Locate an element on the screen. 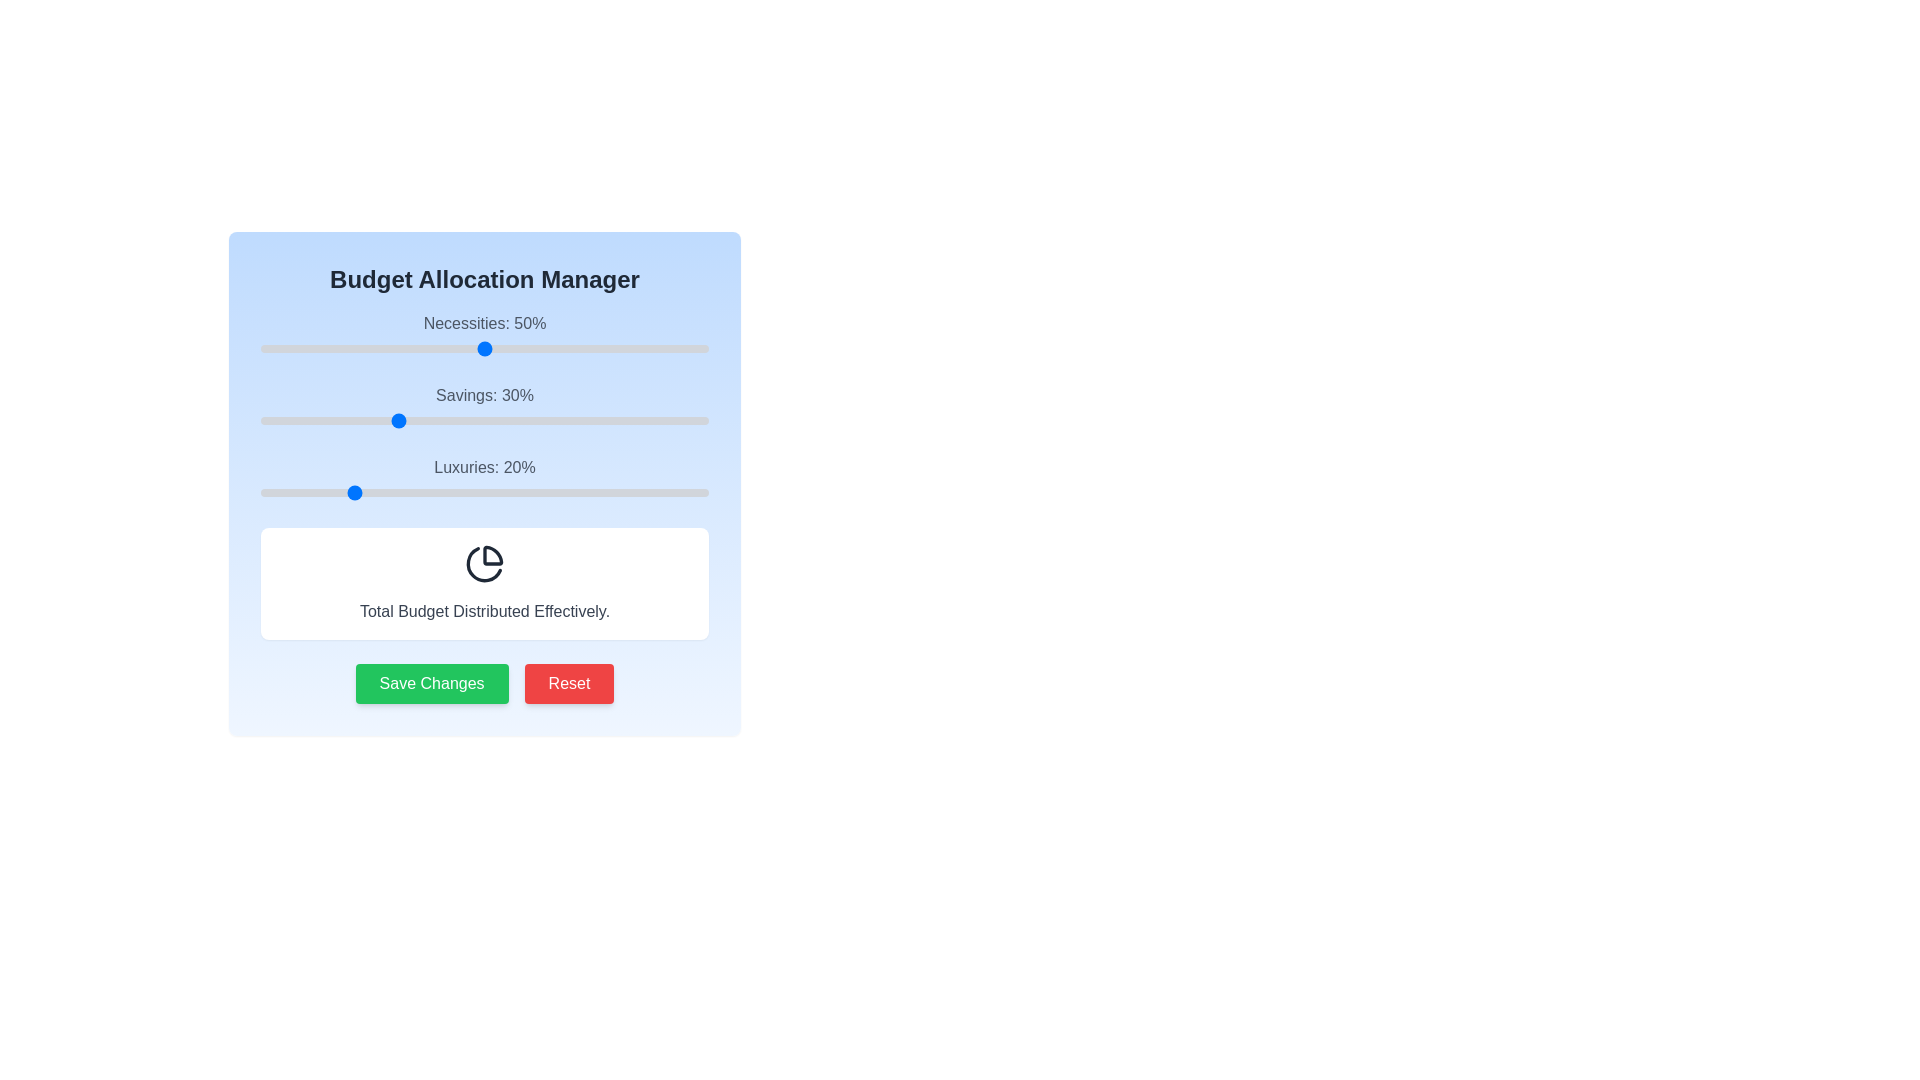 This screenshot has width=1920, height=1080. the savings percentage is located at coordinates (691, 419).